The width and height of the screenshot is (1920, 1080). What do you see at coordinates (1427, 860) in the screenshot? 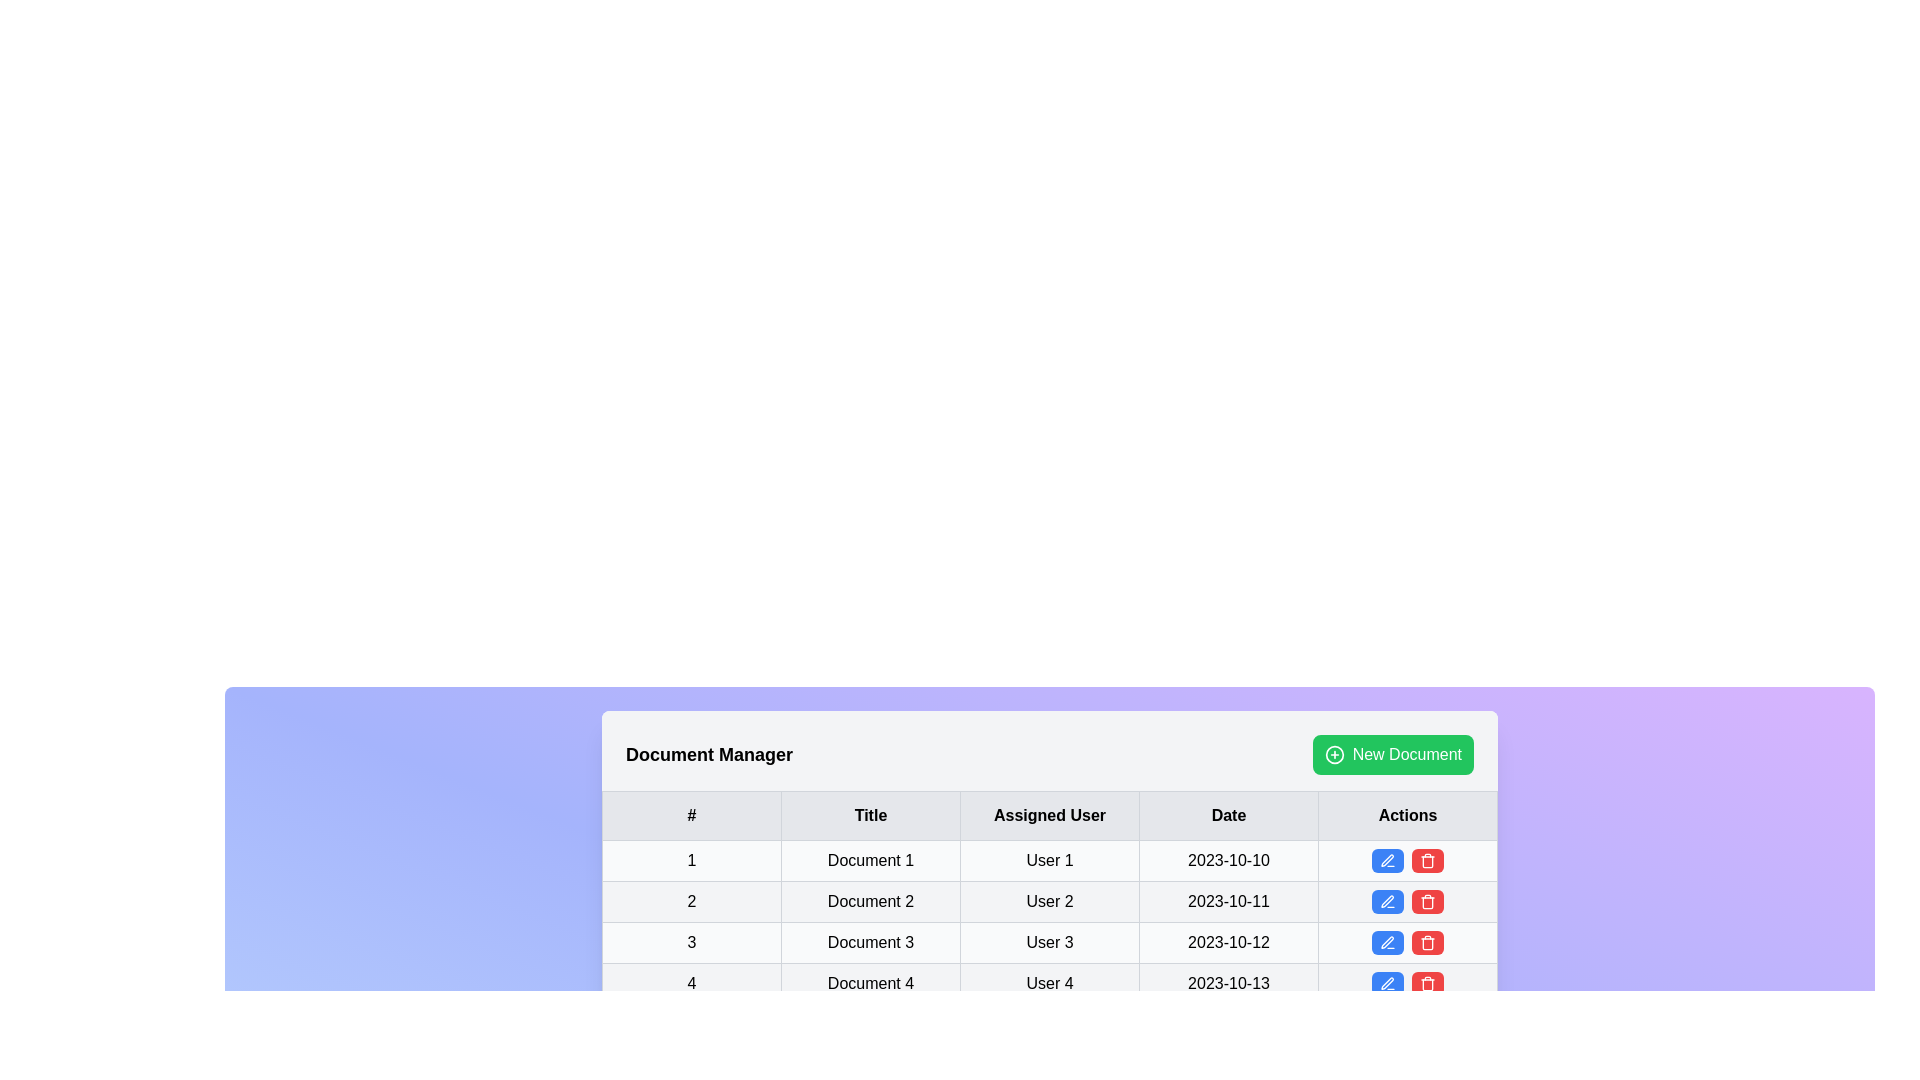
I see `the vertical part of the trash icon, which represents the body of the trash can in the 4th row under the Actions column of the table` at bounding box center [1427, 860].